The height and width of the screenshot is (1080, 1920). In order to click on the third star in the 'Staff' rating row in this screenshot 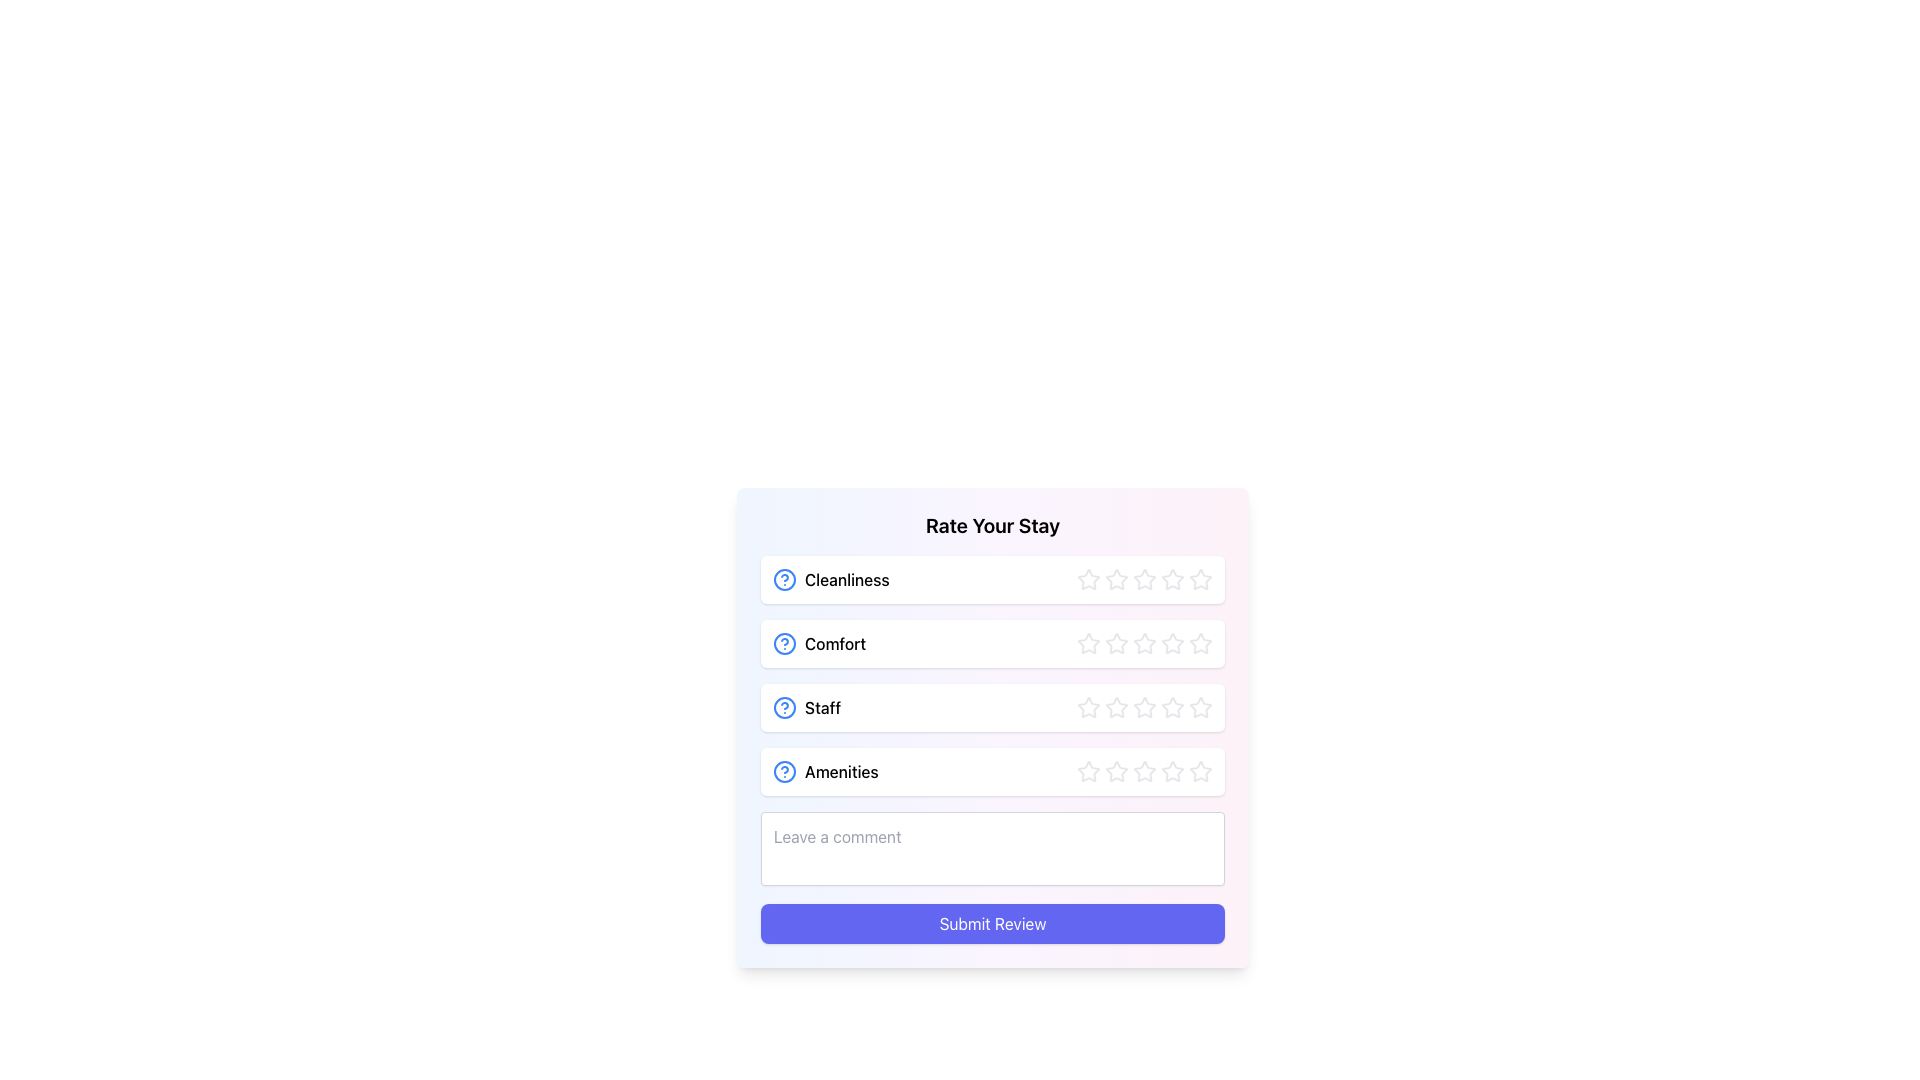, I will do `click(1145, 706)`.